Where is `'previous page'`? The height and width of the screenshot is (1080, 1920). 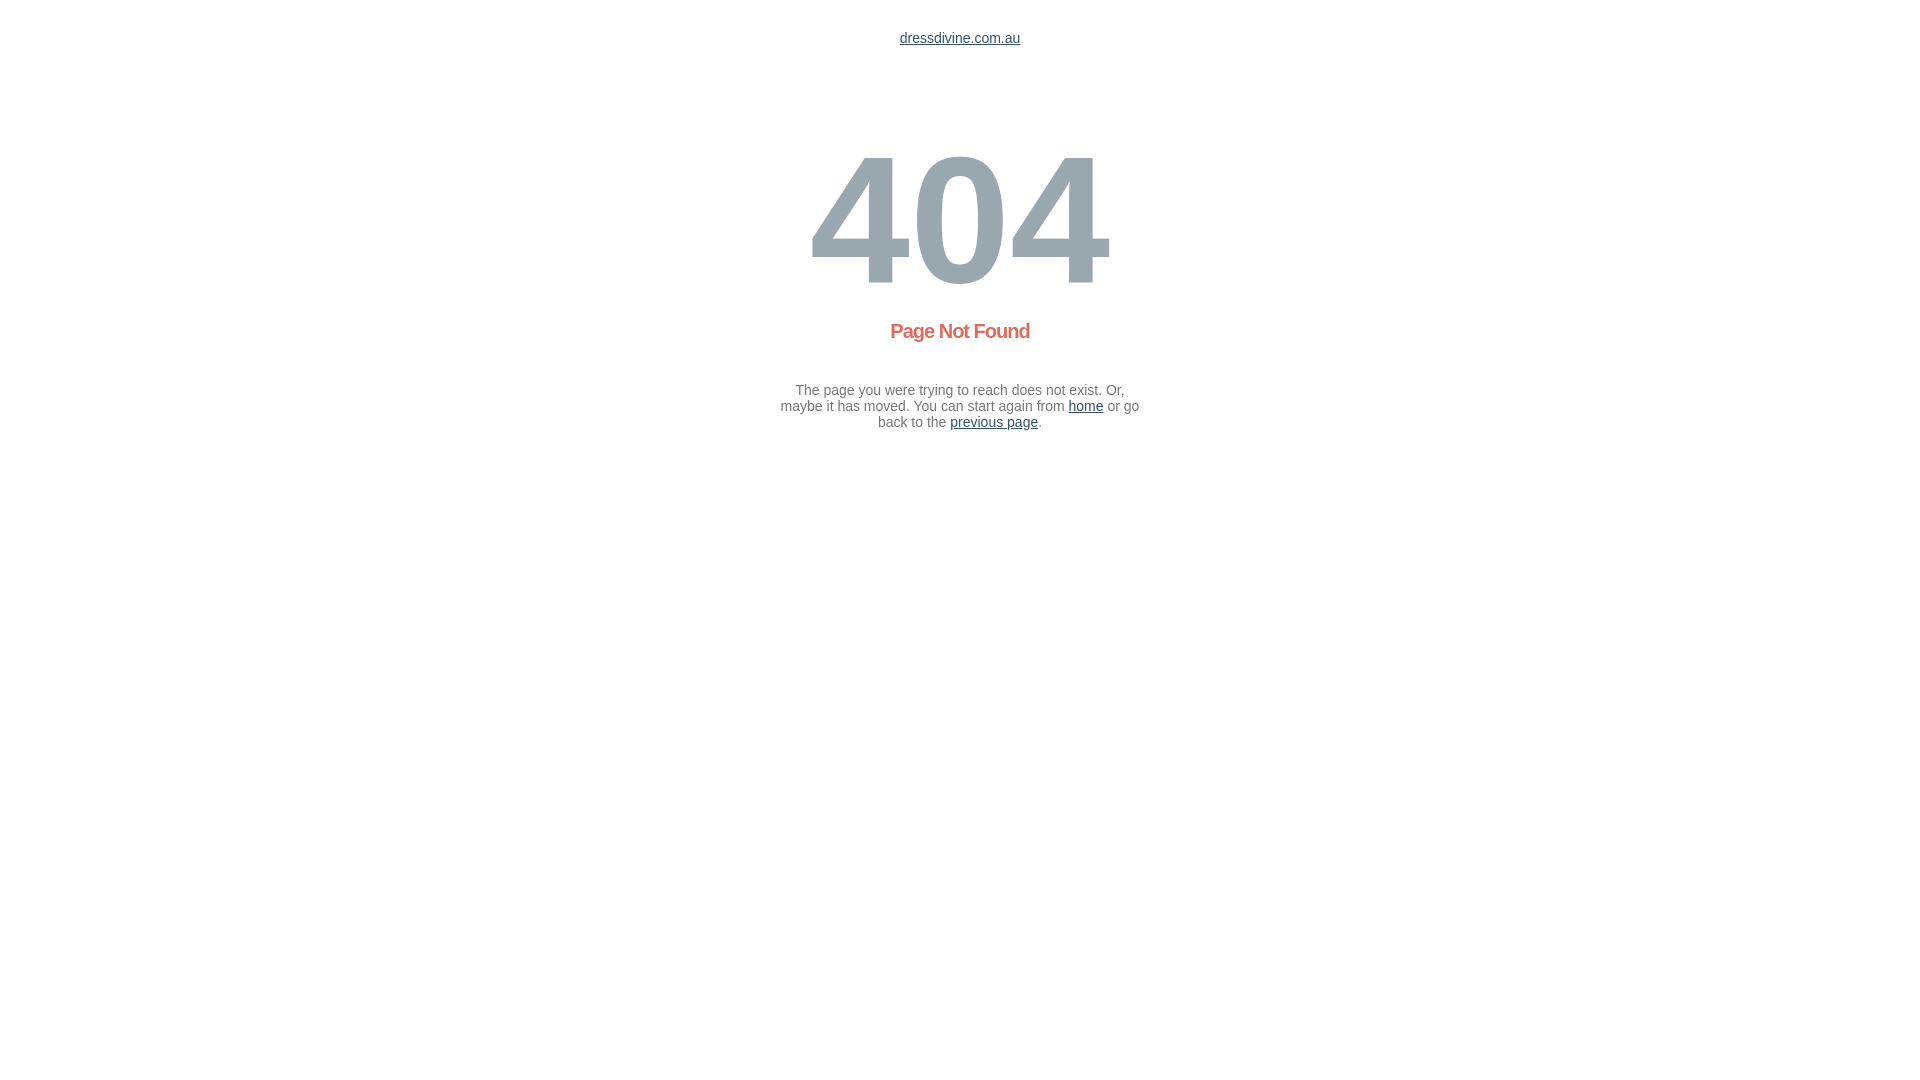 'previous page' is located at coordinates (993, 420).